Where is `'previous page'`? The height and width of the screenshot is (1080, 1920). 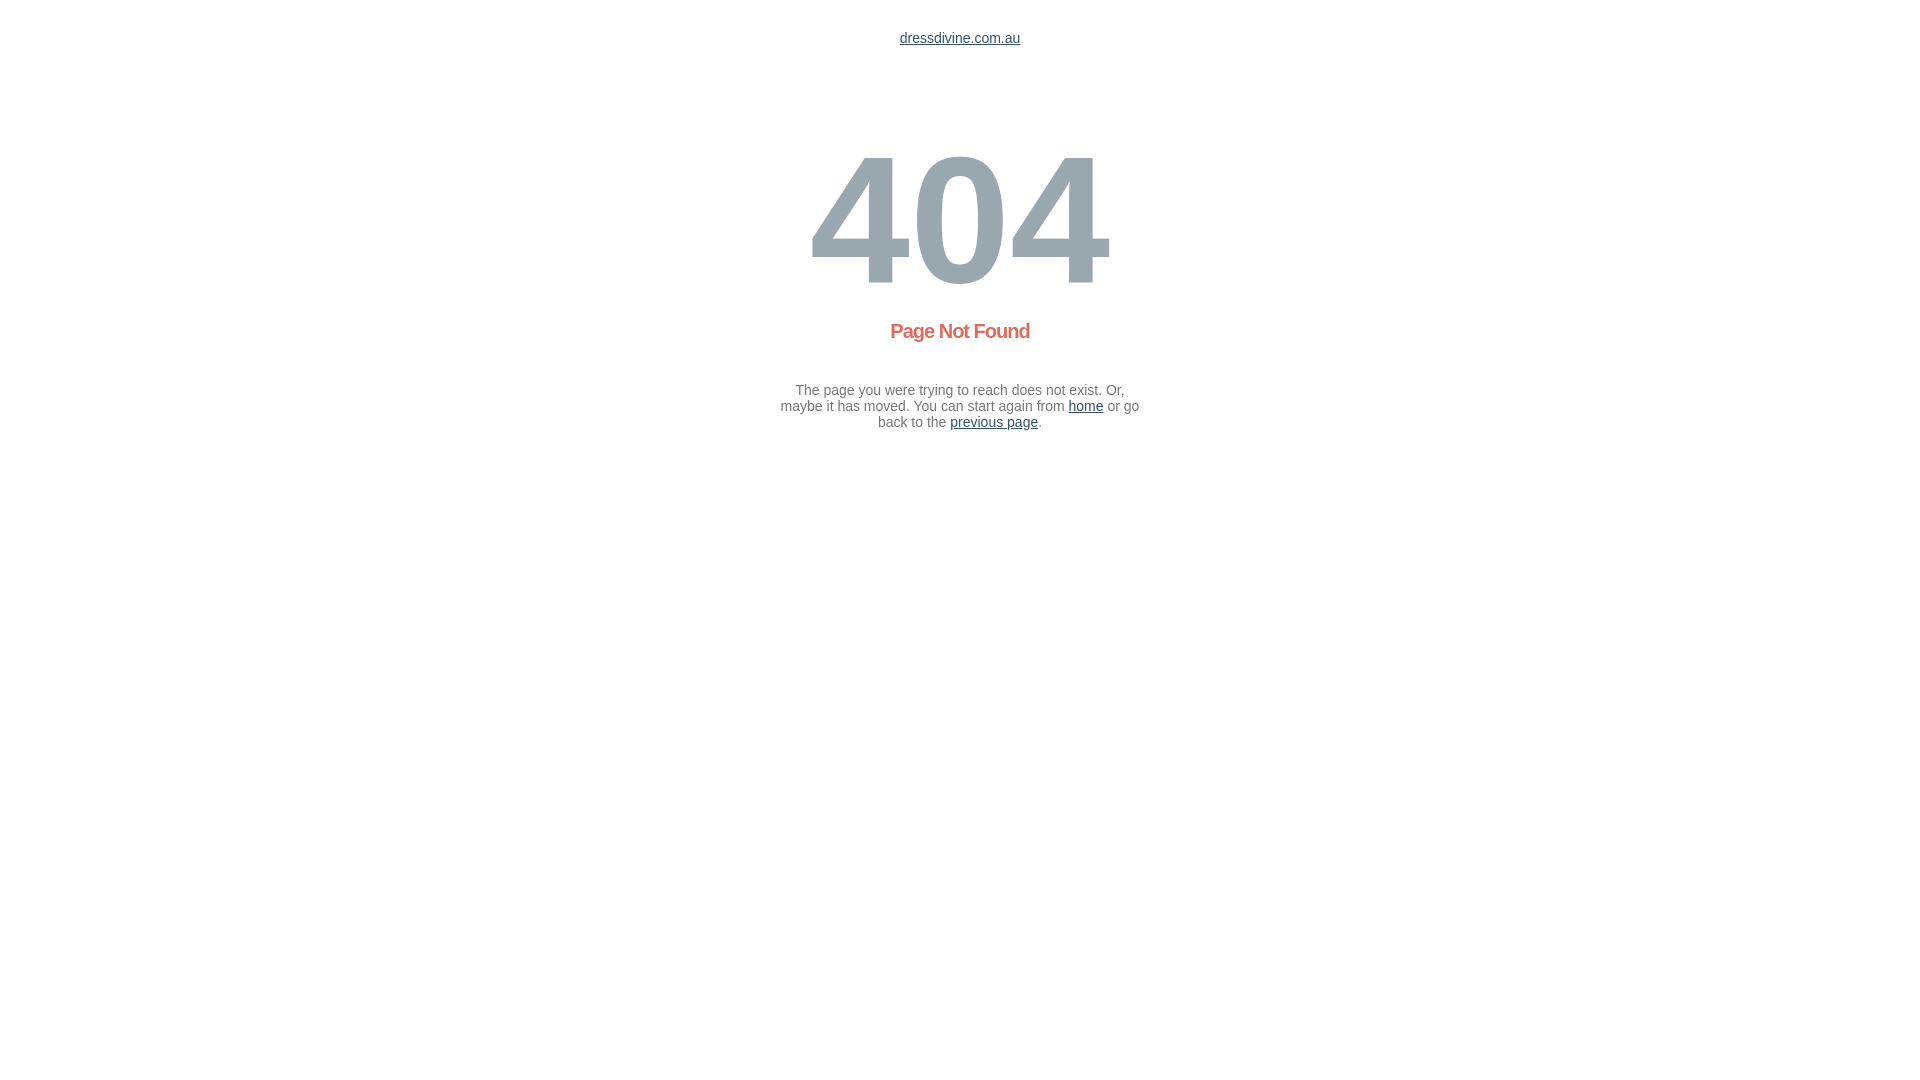 'previous page' is located at coordinates (993, 420).